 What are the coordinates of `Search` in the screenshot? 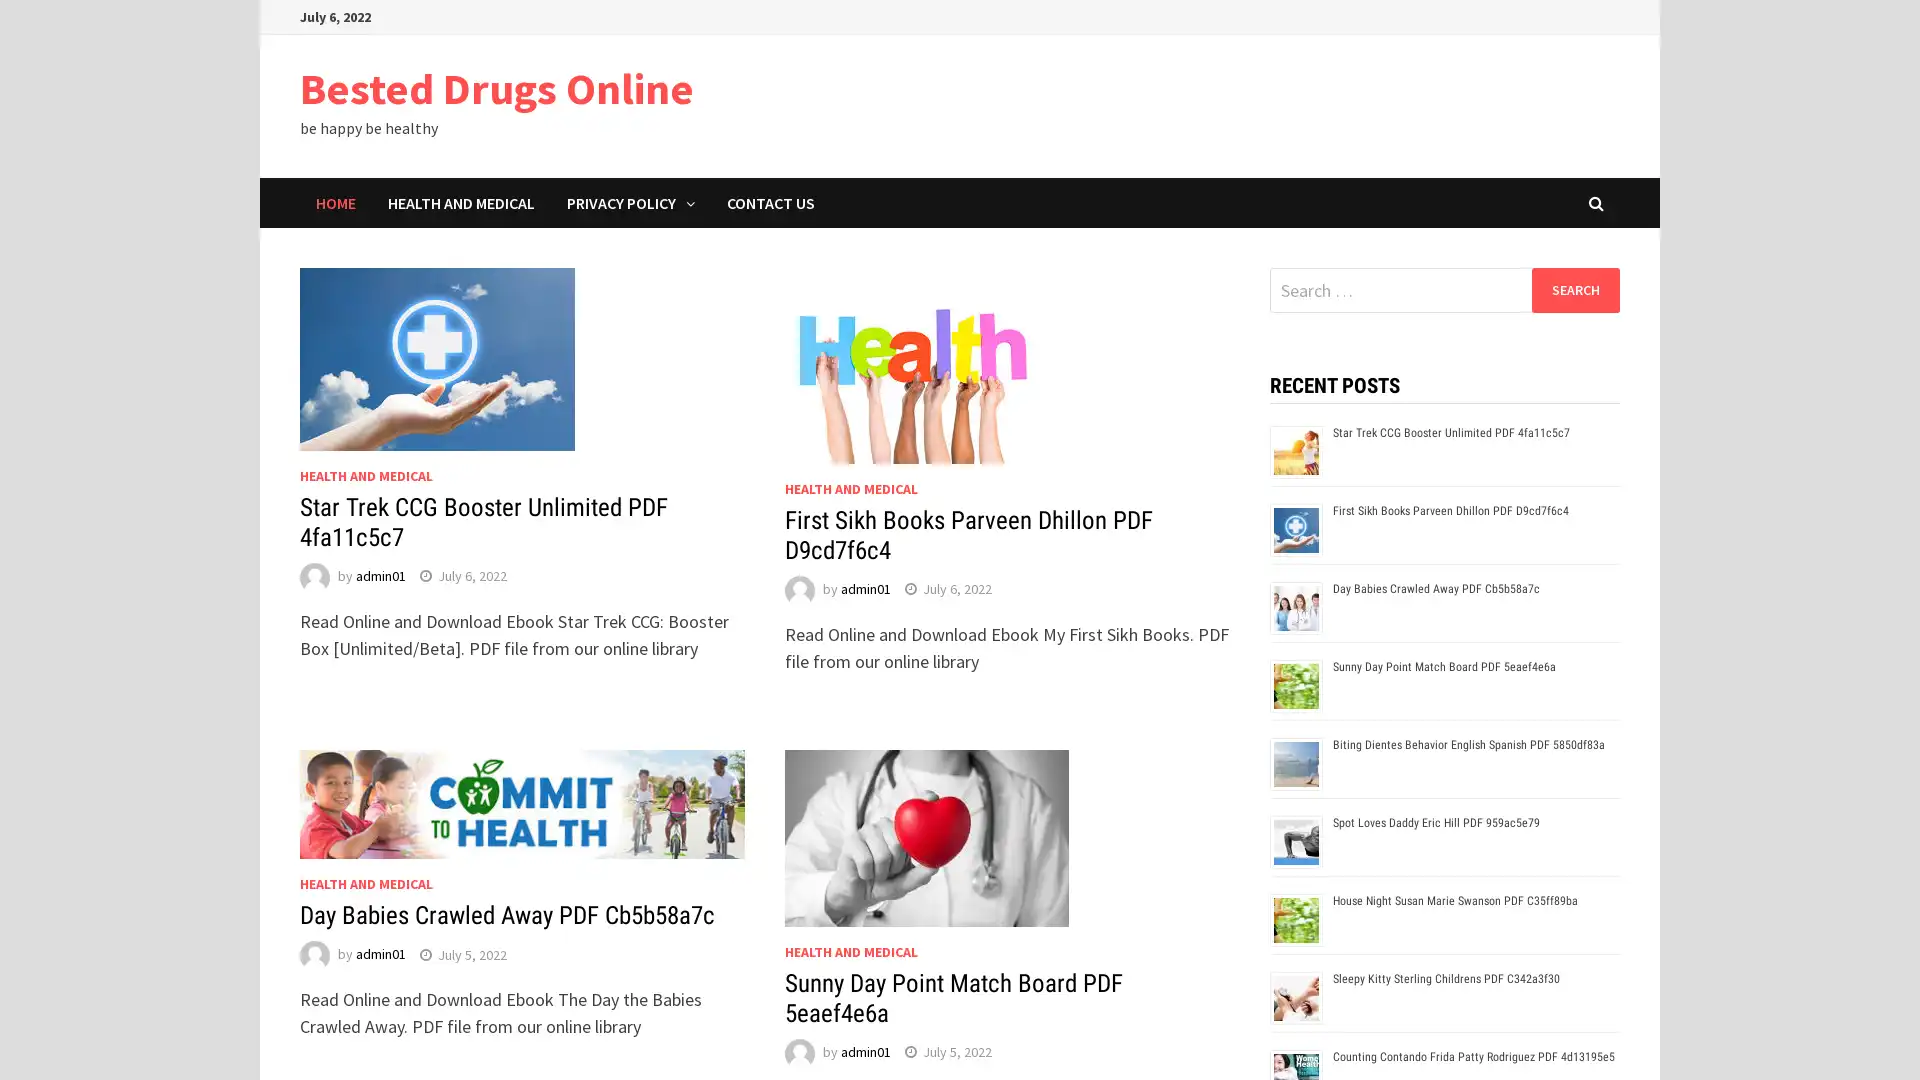 It's located at (1574, 289).